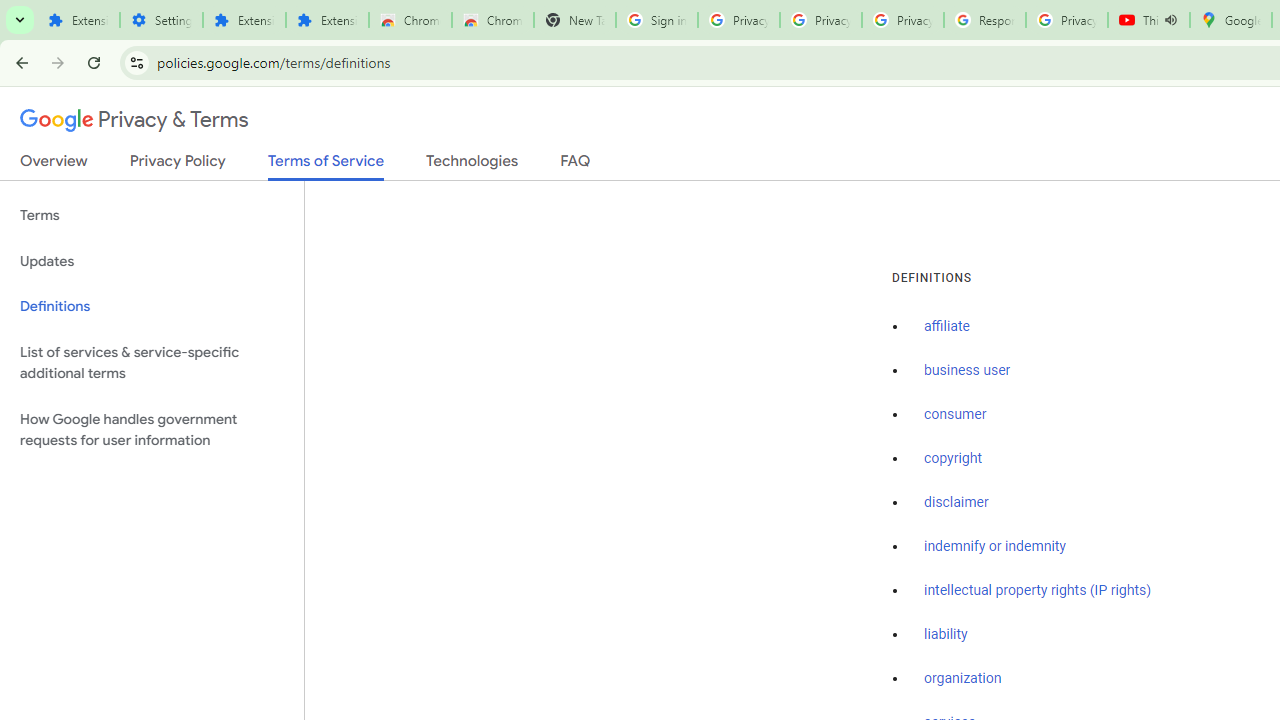 This screenshot has height=720, width=1280. I want to click on 'Terms', so click(151, 216).